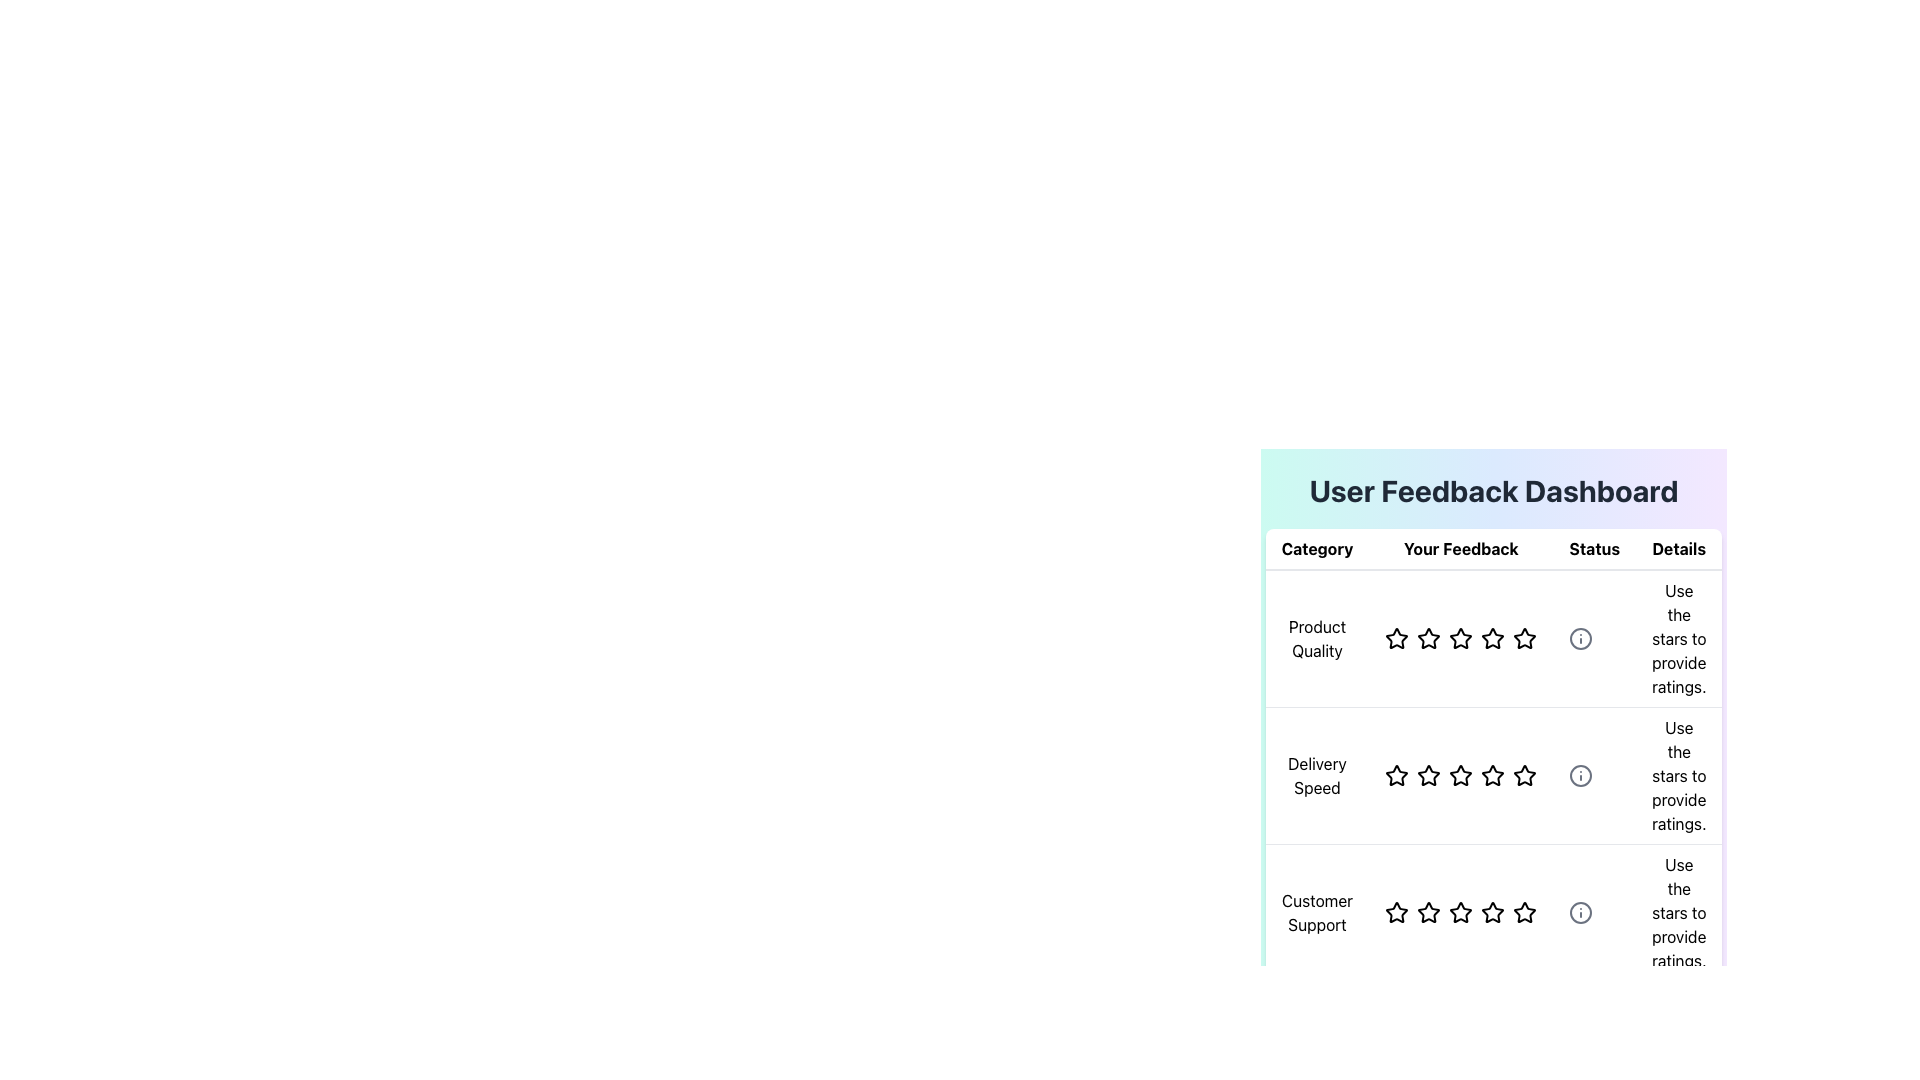  Describe the element at coordinates (1493, 912) in the screenshot. I see `the fourth star icon in the 'Customer Support' rating category to provide a 4-star rating in the feedback table` at that location.